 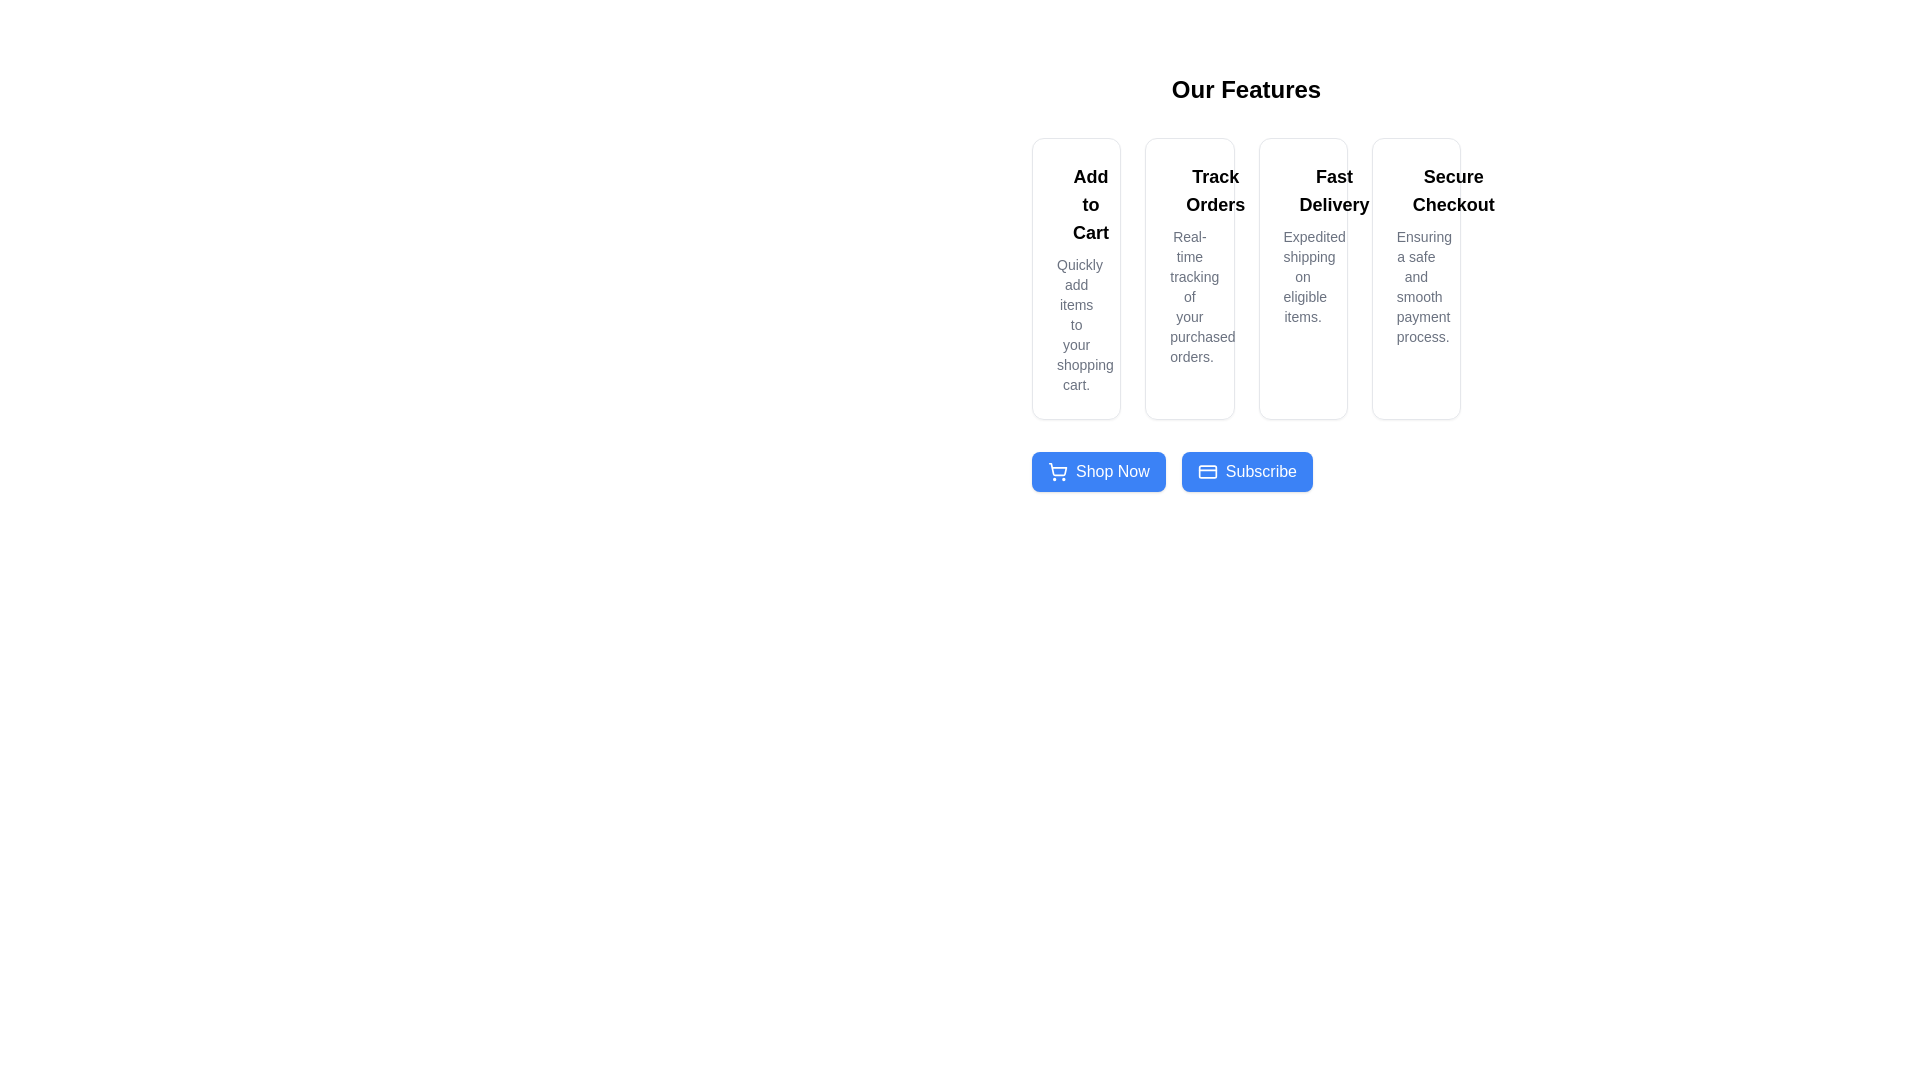 I want to click on the Label with Icon that identifies the secure checkout feature located in the fourth feature card under the 'Our Features' section, so click(x=1415, y=191).